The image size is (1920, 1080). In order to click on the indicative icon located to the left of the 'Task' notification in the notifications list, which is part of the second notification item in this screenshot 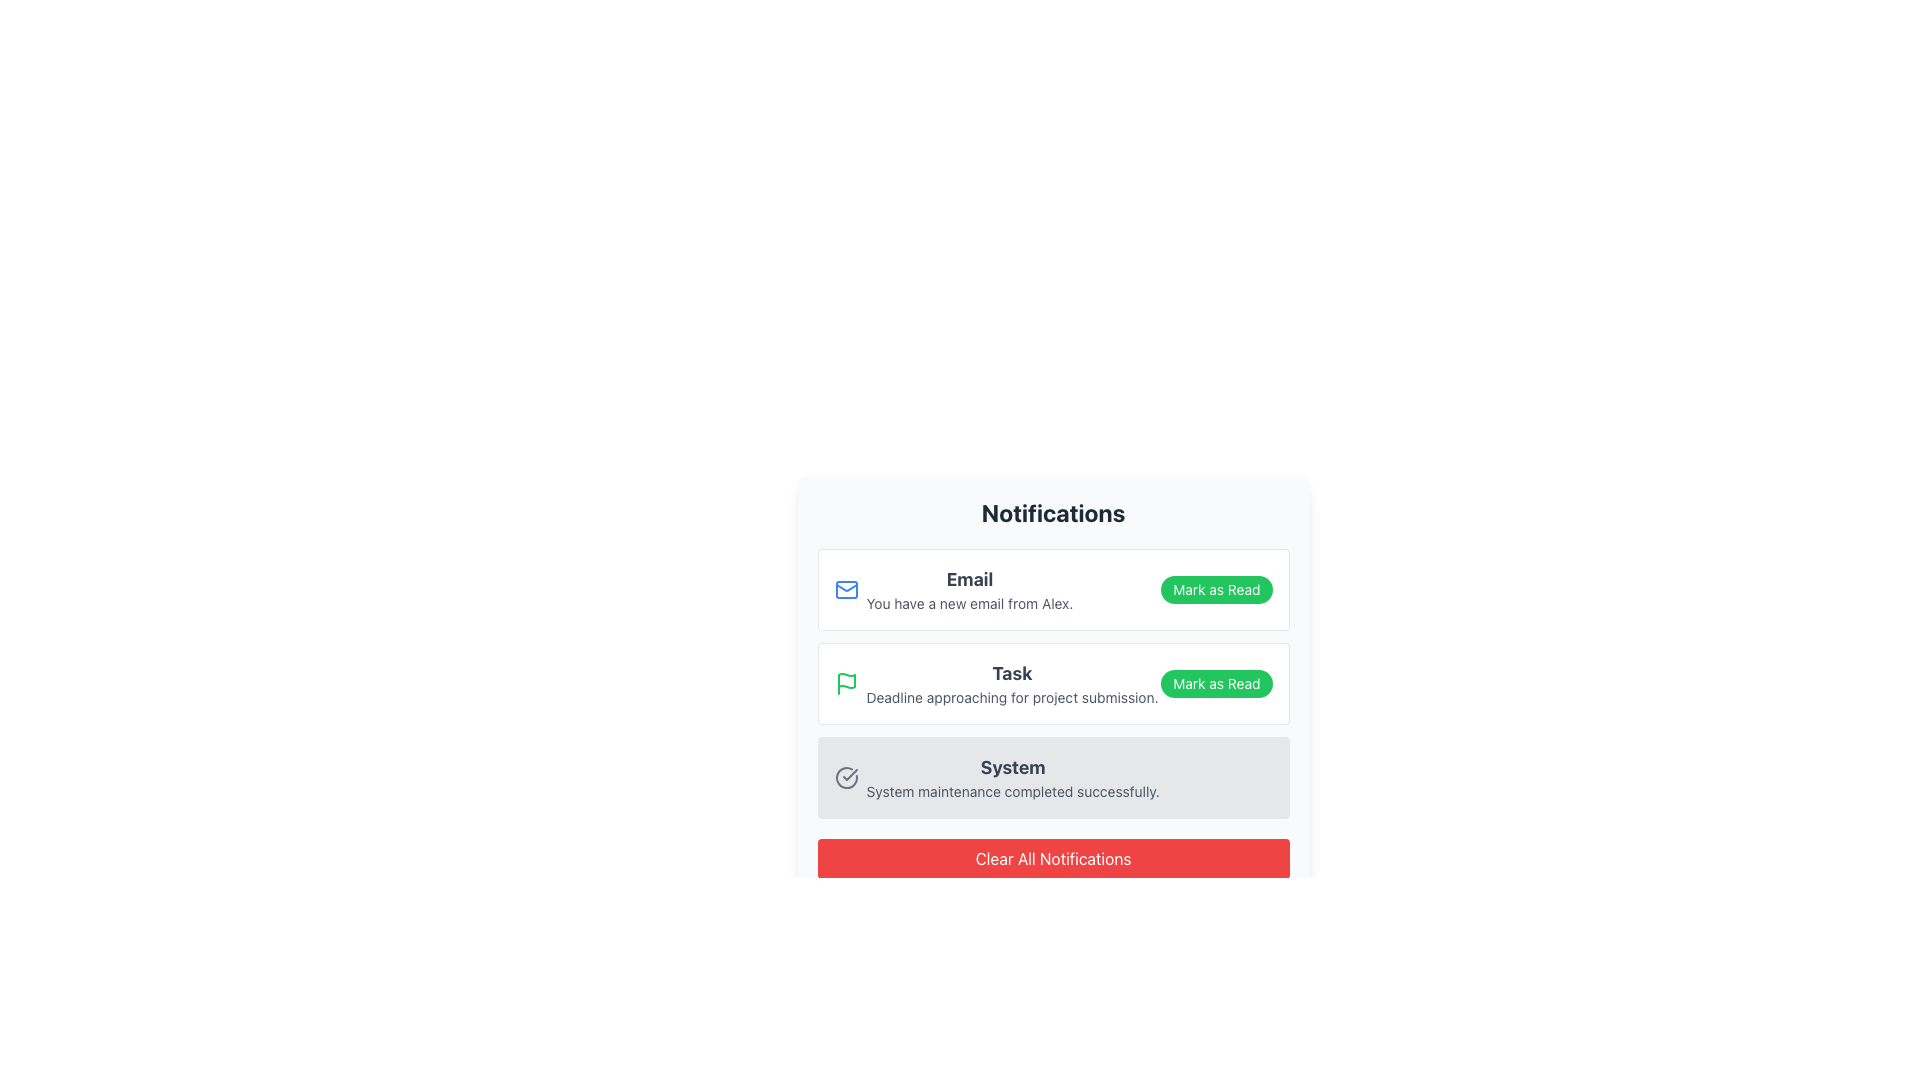, I will do `click(846, 682)`.